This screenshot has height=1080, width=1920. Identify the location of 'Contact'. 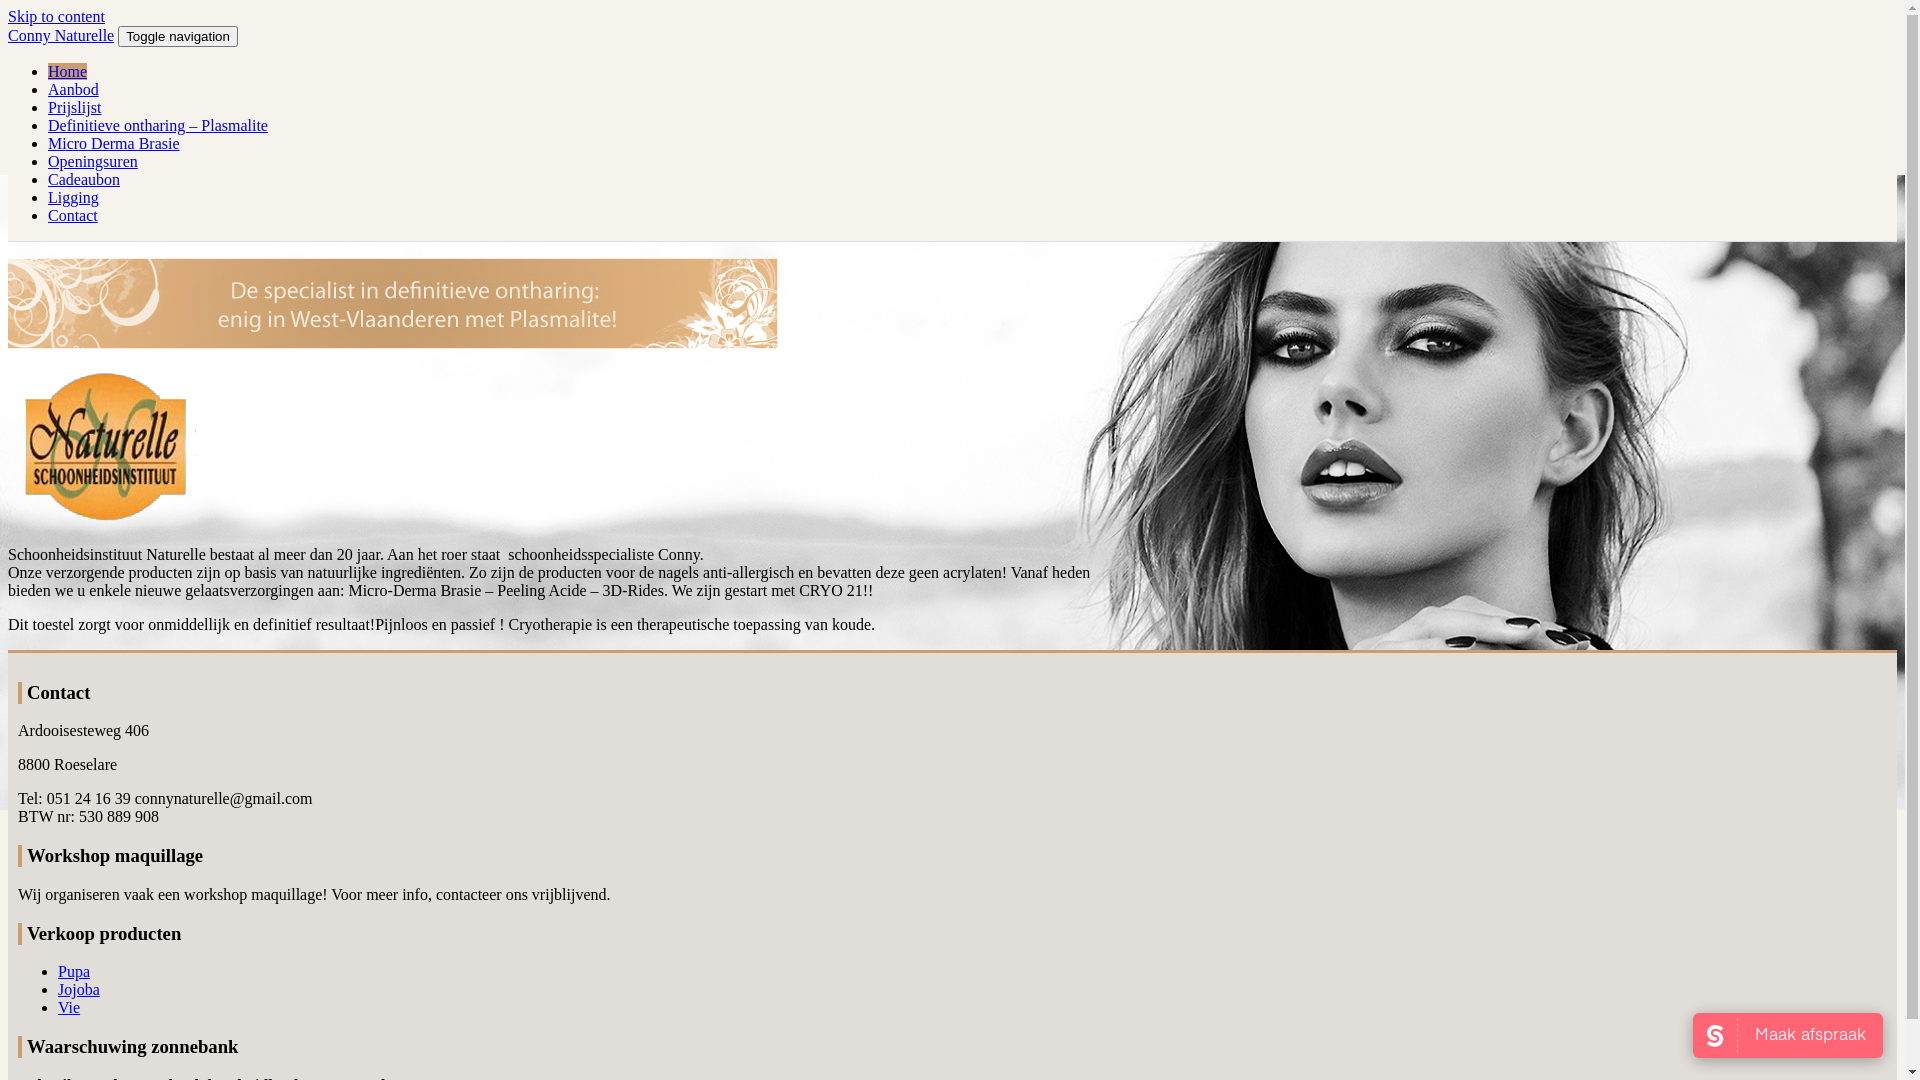
(72, 215).